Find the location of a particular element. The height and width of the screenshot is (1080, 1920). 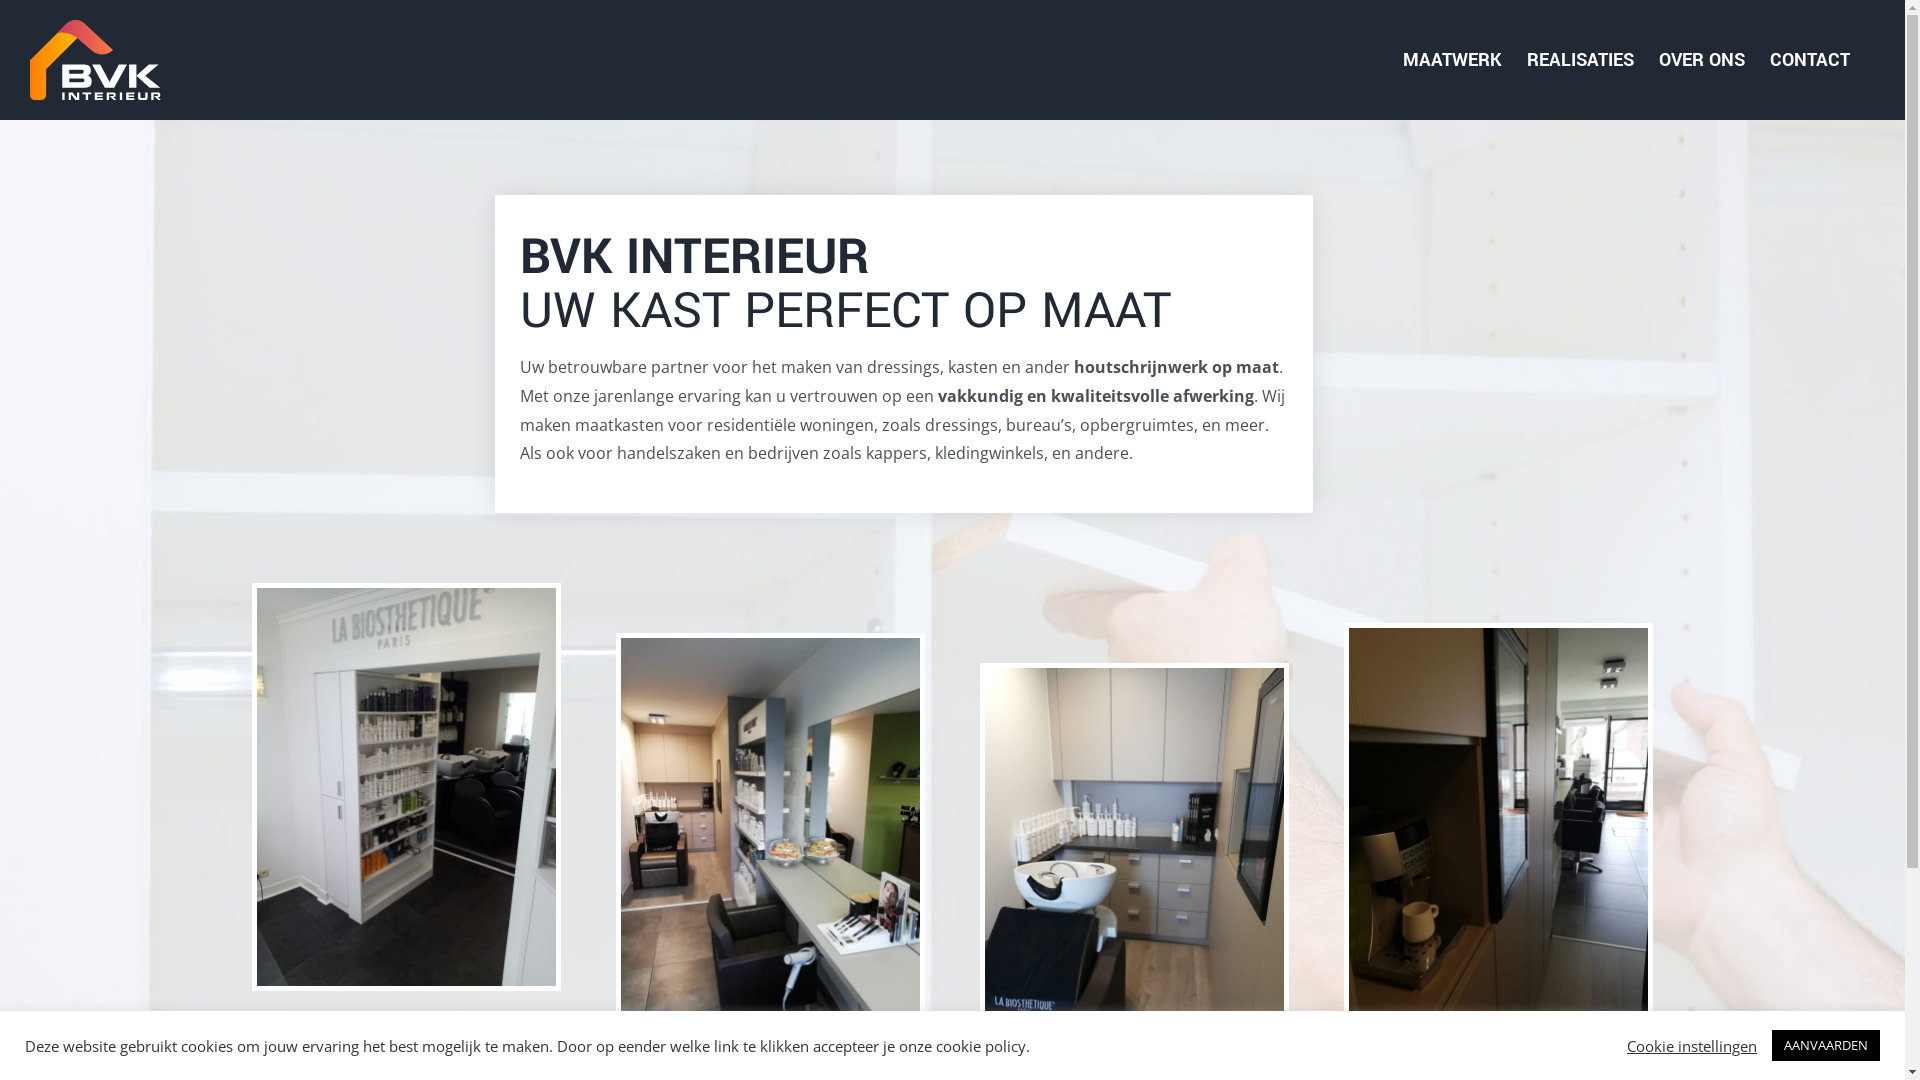

'MAATWERK' is located at coordinates (1452, 59).